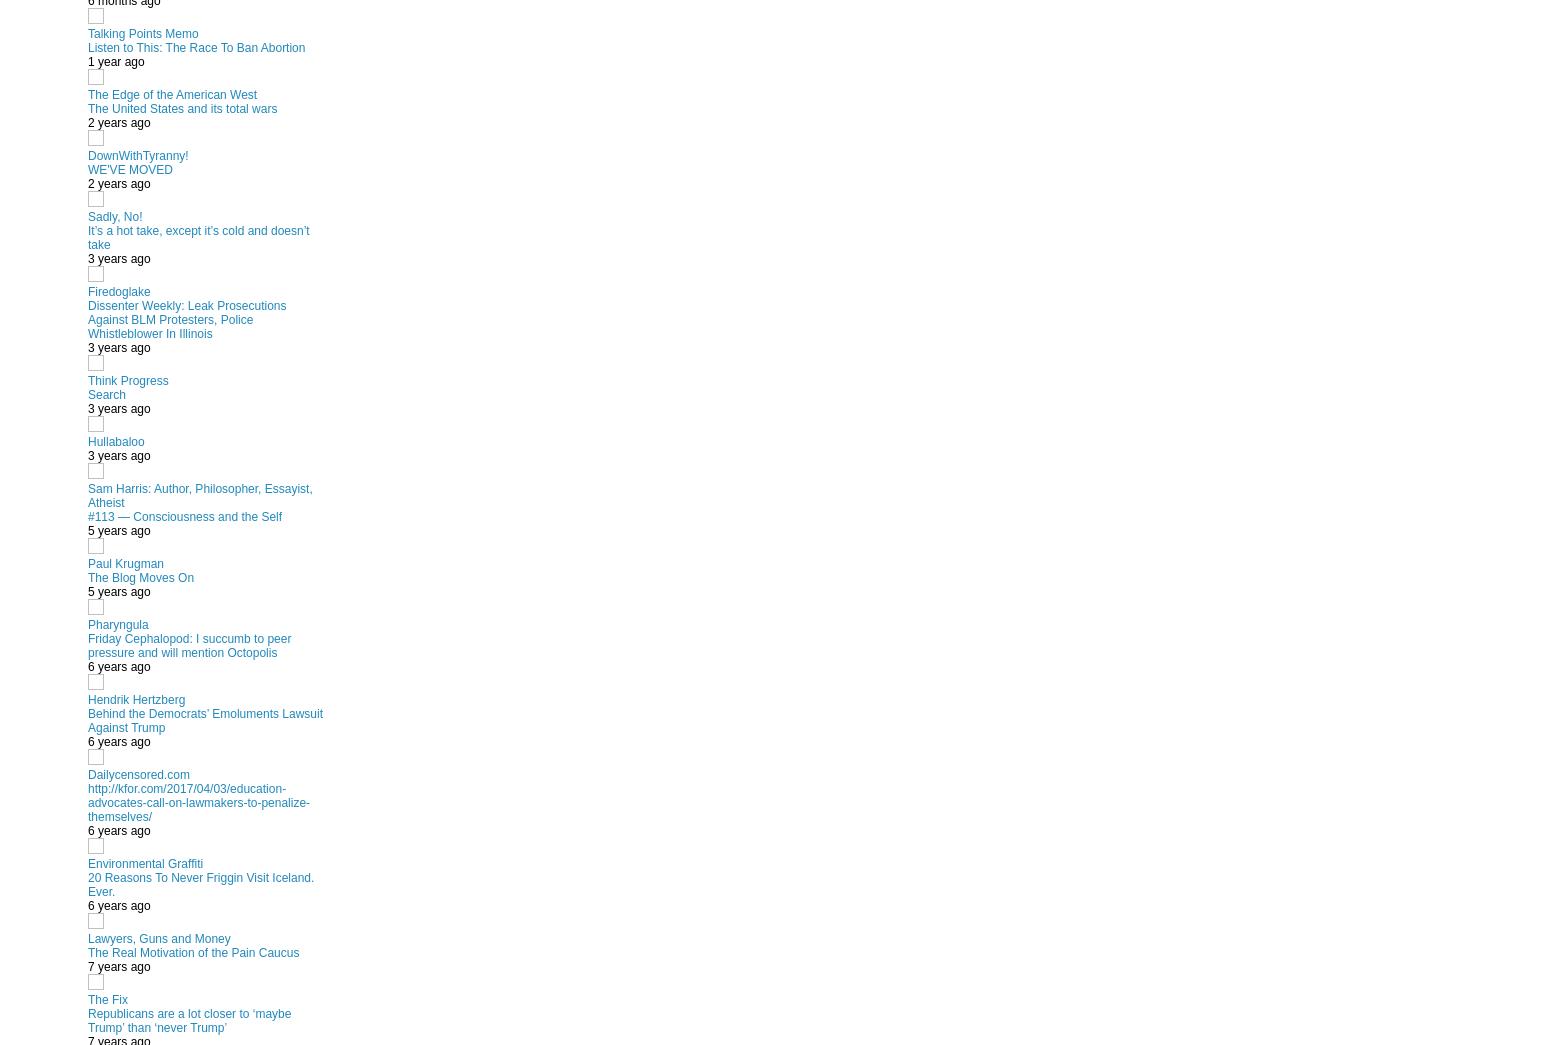 This screenshot has width=1558, height=1045. Describe the element at coordinates (106, 999) in the screenshot. I see `'The Fix'` at that location.